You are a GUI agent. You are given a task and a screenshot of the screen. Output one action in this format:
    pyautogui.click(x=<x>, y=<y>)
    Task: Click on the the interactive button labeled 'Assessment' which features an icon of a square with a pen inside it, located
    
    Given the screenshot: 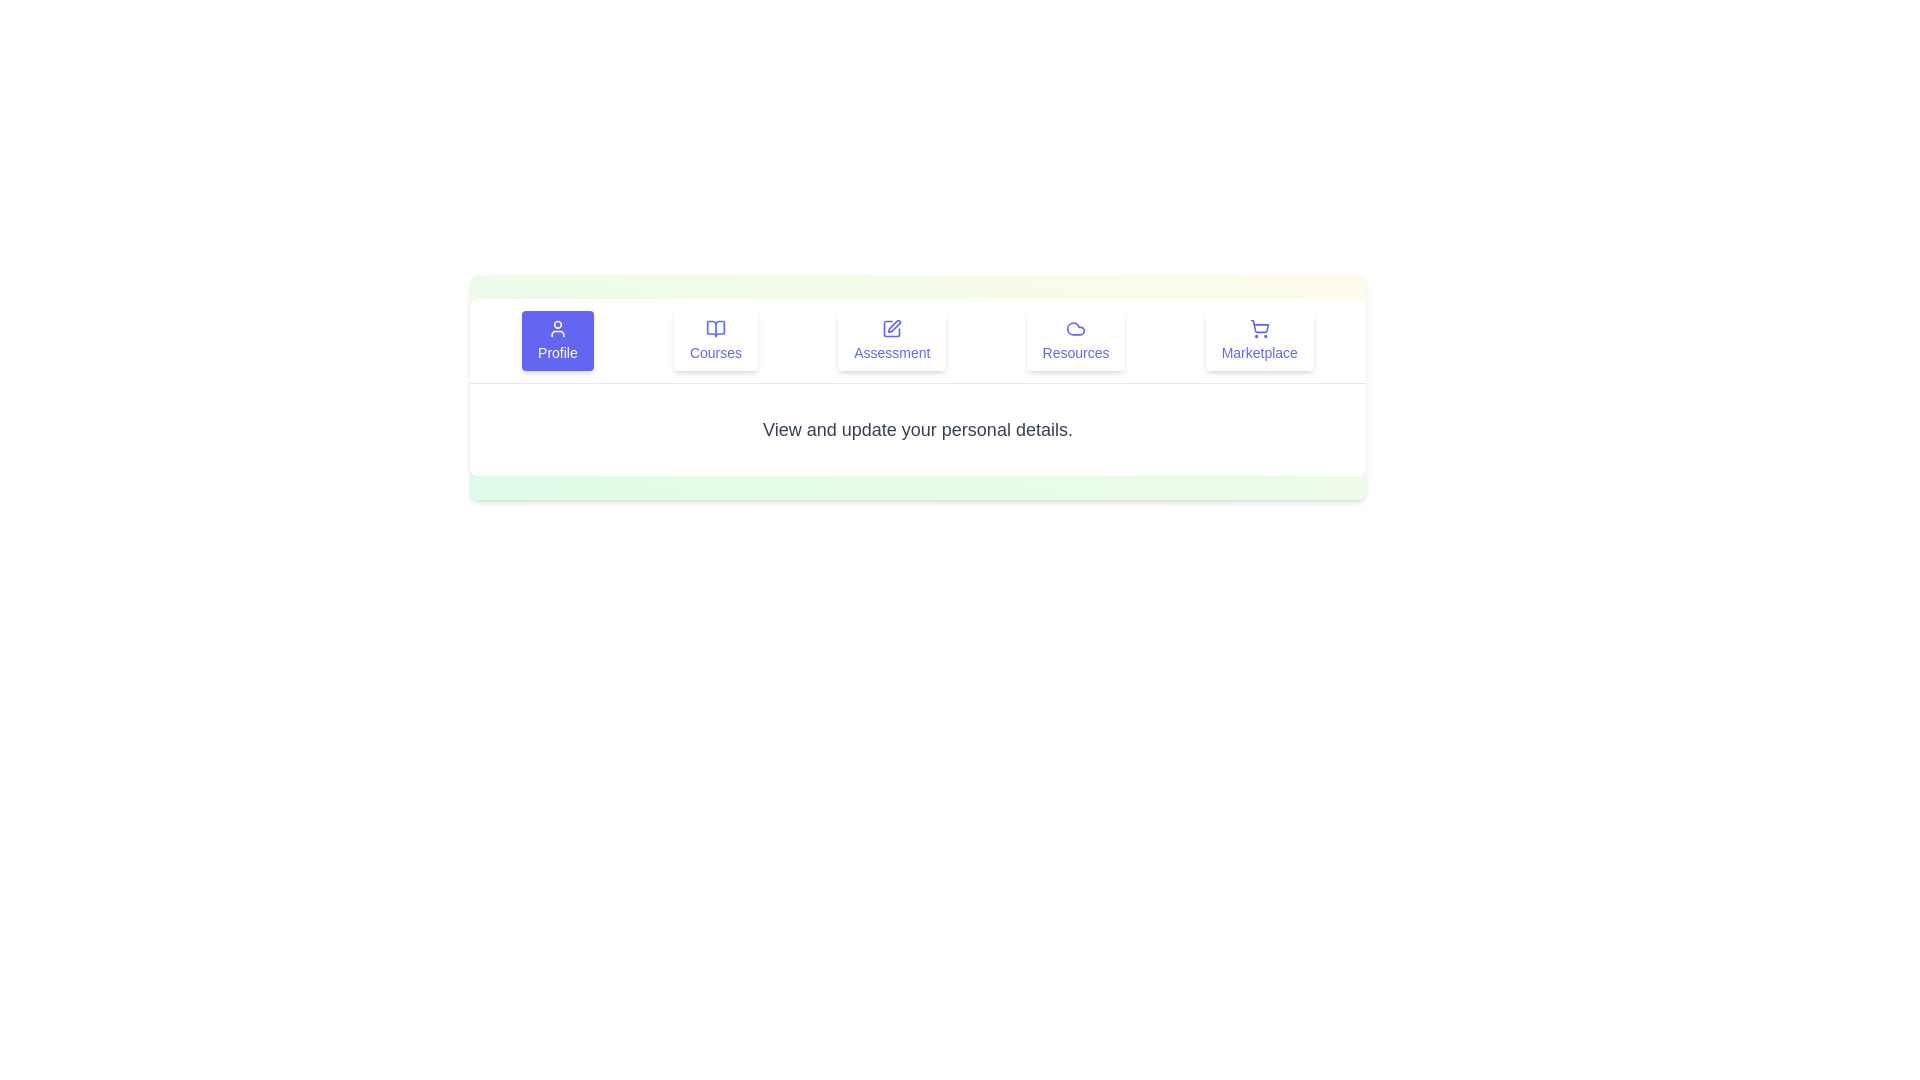 What is the action you would take?
    pyautogui.click(x=891, y=339)
    